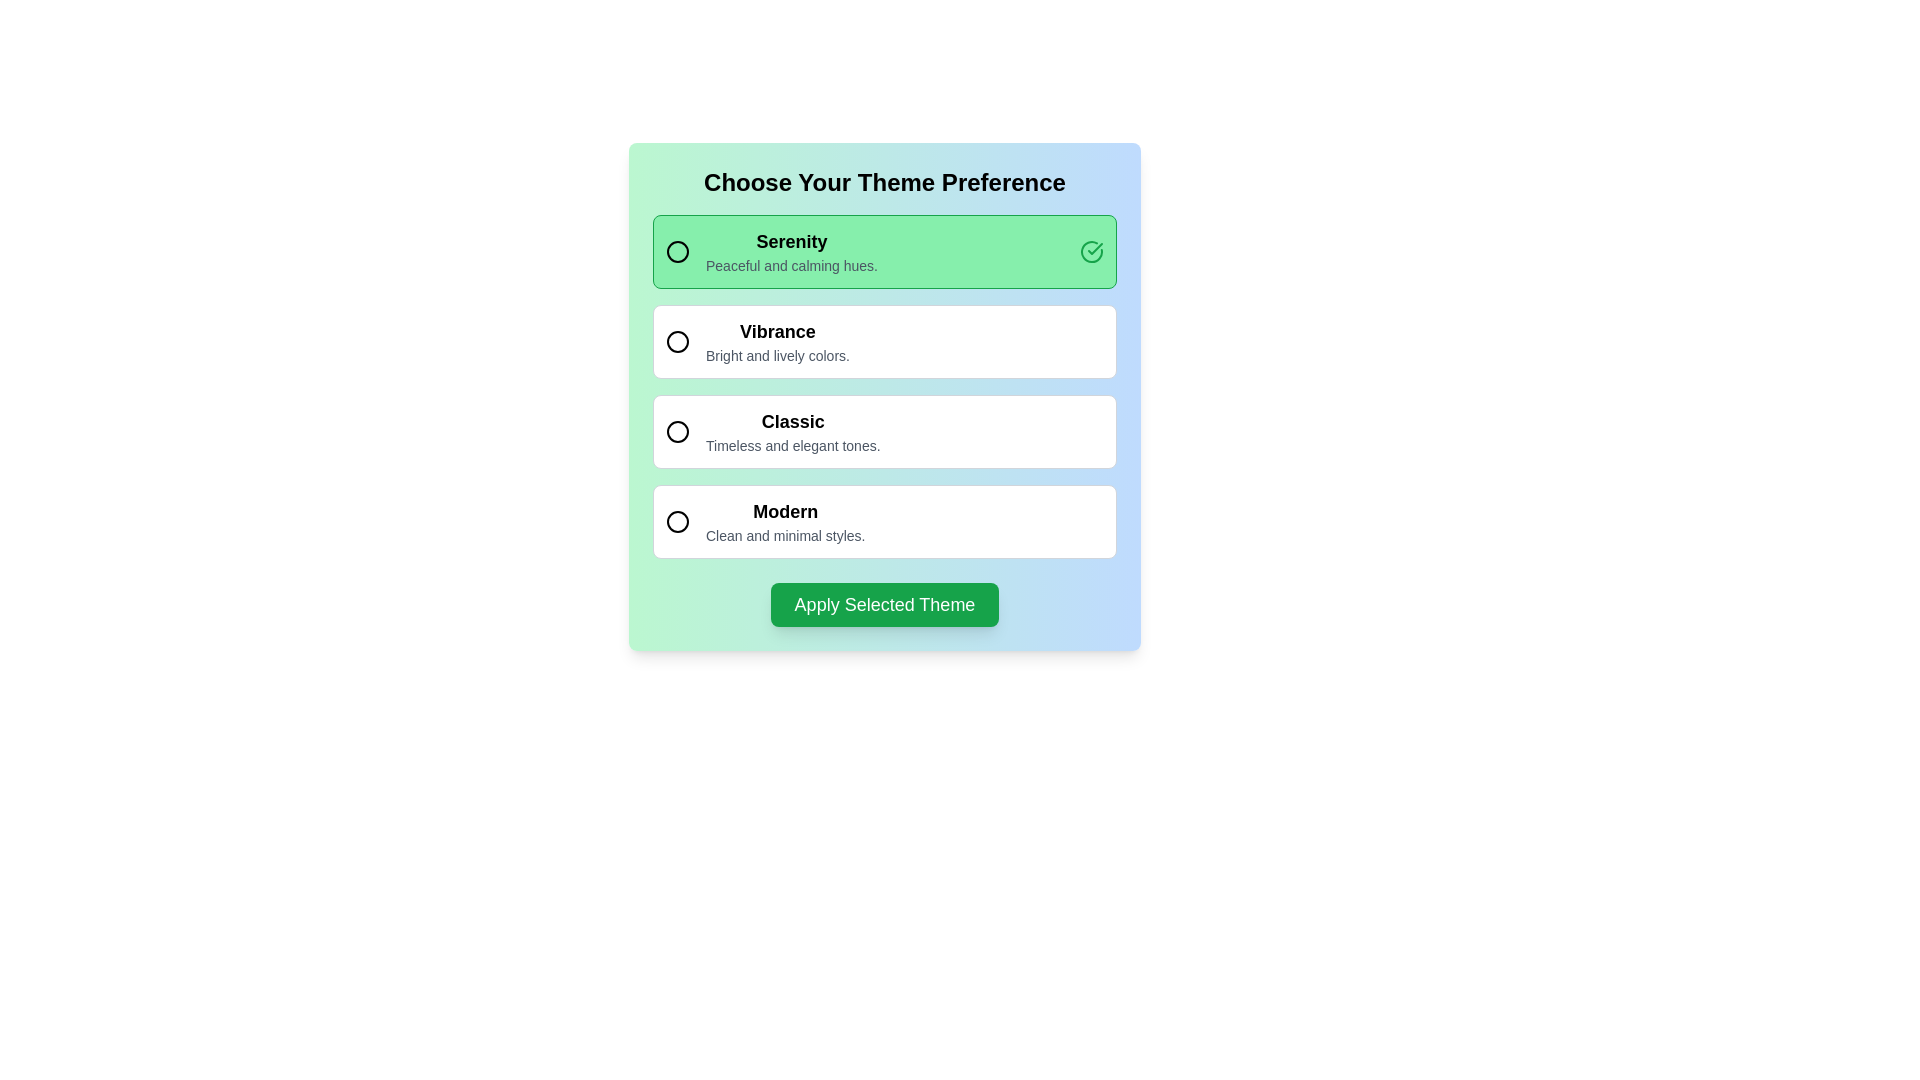 The width and height of the screenshot is (1920, 1080). I want to click on the radio button representing the 'Modern' theme option, so click(677, 520).